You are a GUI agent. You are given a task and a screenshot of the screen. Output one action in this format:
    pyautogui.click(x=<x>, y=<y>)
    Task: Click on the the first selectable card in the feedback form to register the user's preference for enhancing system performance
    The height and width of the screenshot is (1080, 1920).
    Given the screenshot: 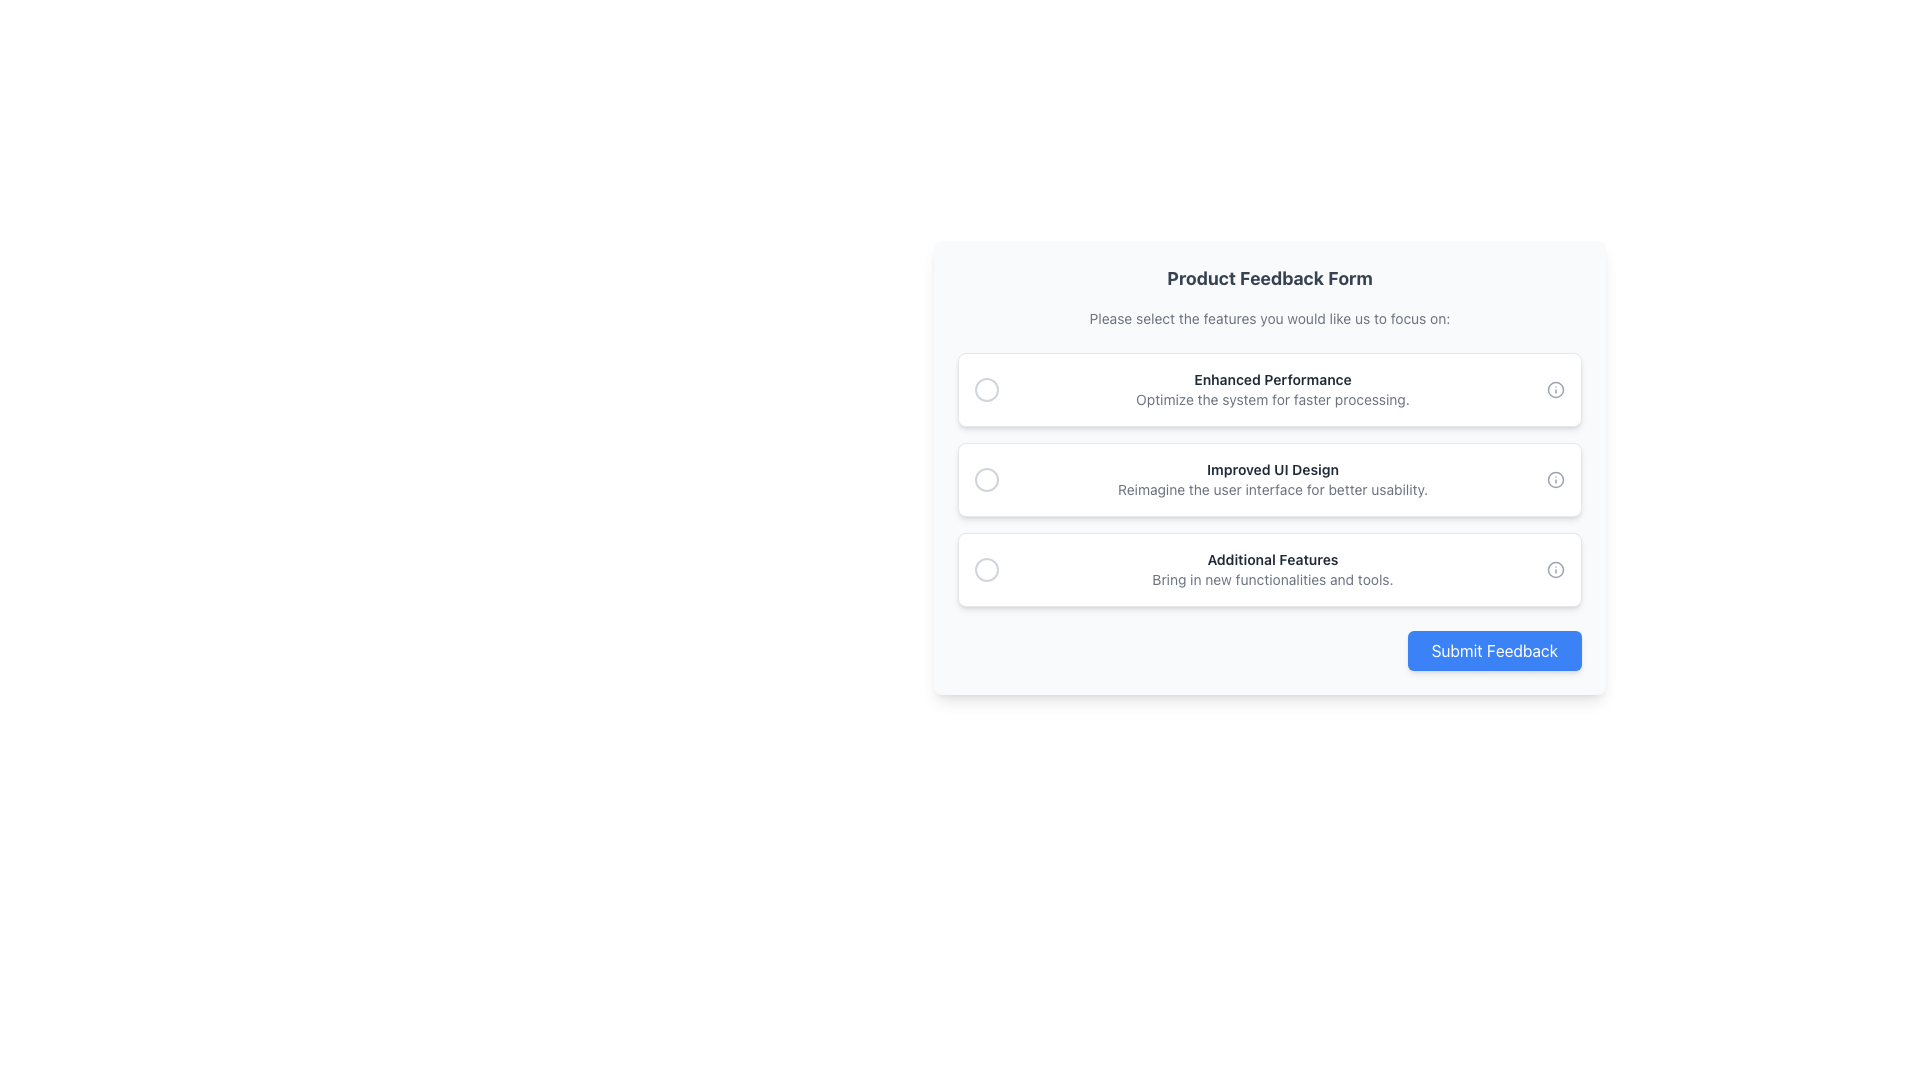 What is the action you would take?
    pyautogui.click(x=1269, y=389)
    